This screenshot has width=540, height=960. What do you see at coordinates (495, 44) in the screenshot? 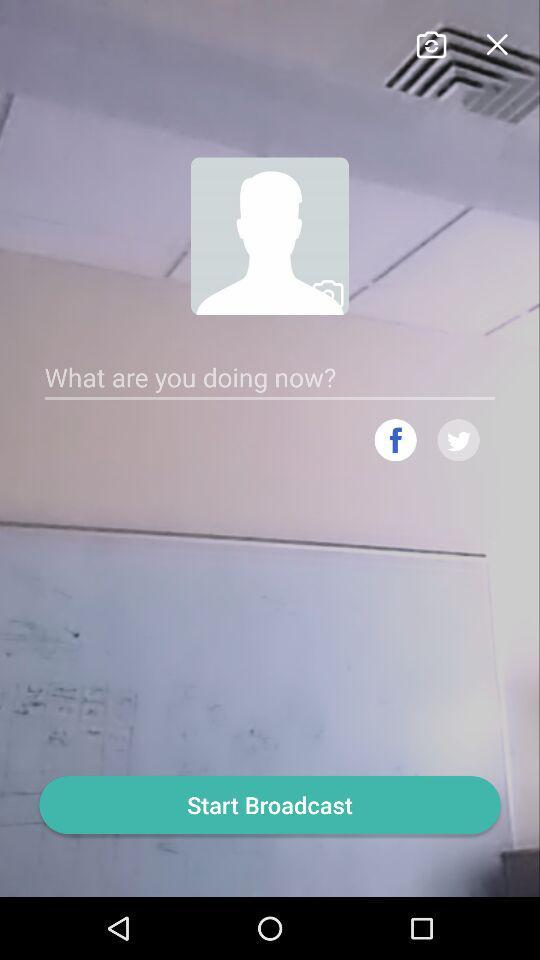
I see `the close icon` at bounding box center [495, 44].